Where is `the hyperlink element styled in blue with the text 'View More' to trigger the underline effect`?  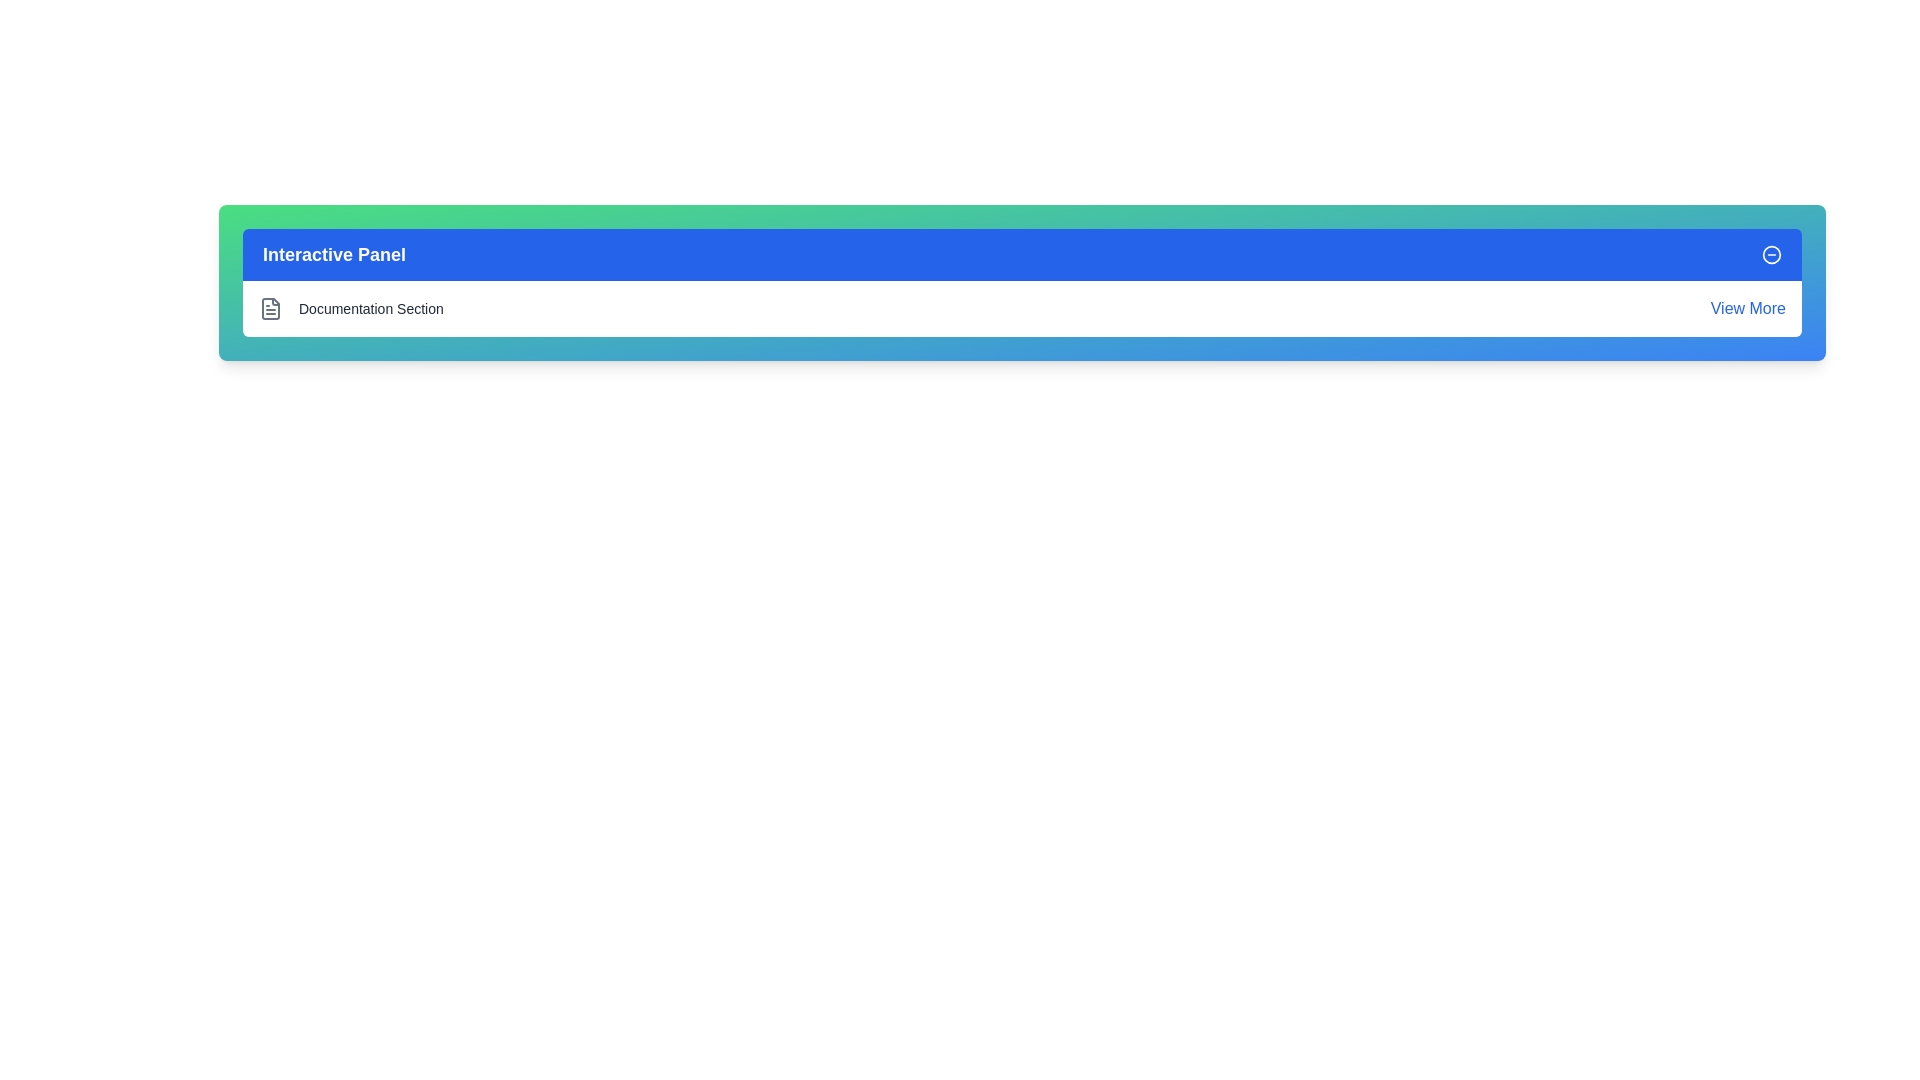 the hyperlink element styled in blue with the text 'View More' to trigger the underline effect is located at coordinates (1747, 308).